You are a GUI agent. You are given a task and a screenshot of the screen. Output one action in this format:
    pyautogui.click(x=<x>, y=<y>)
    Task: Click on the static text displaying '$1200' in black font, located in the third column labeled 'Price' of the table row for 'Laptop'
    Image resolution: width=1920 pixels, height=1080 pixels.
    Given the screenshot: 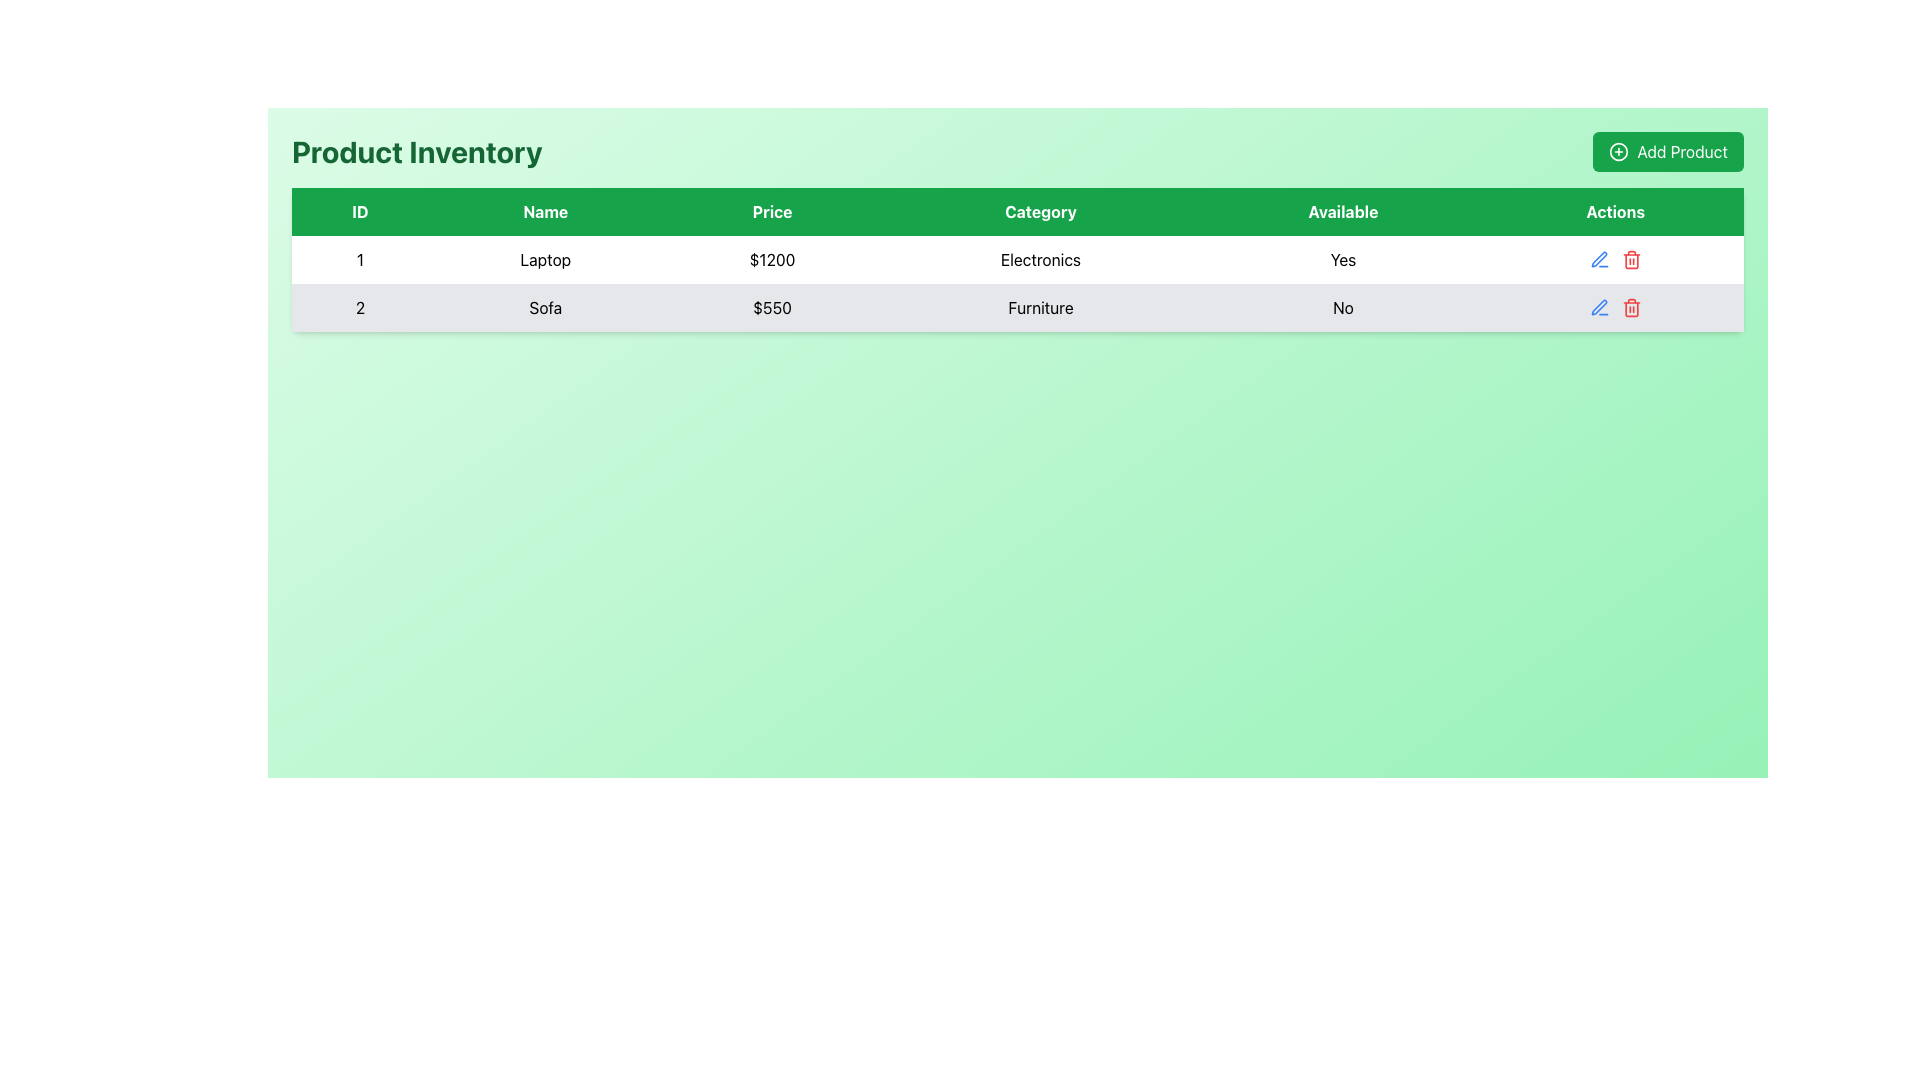 What is the action you would take?
    pyautogui.click(x=771, y=258)
    